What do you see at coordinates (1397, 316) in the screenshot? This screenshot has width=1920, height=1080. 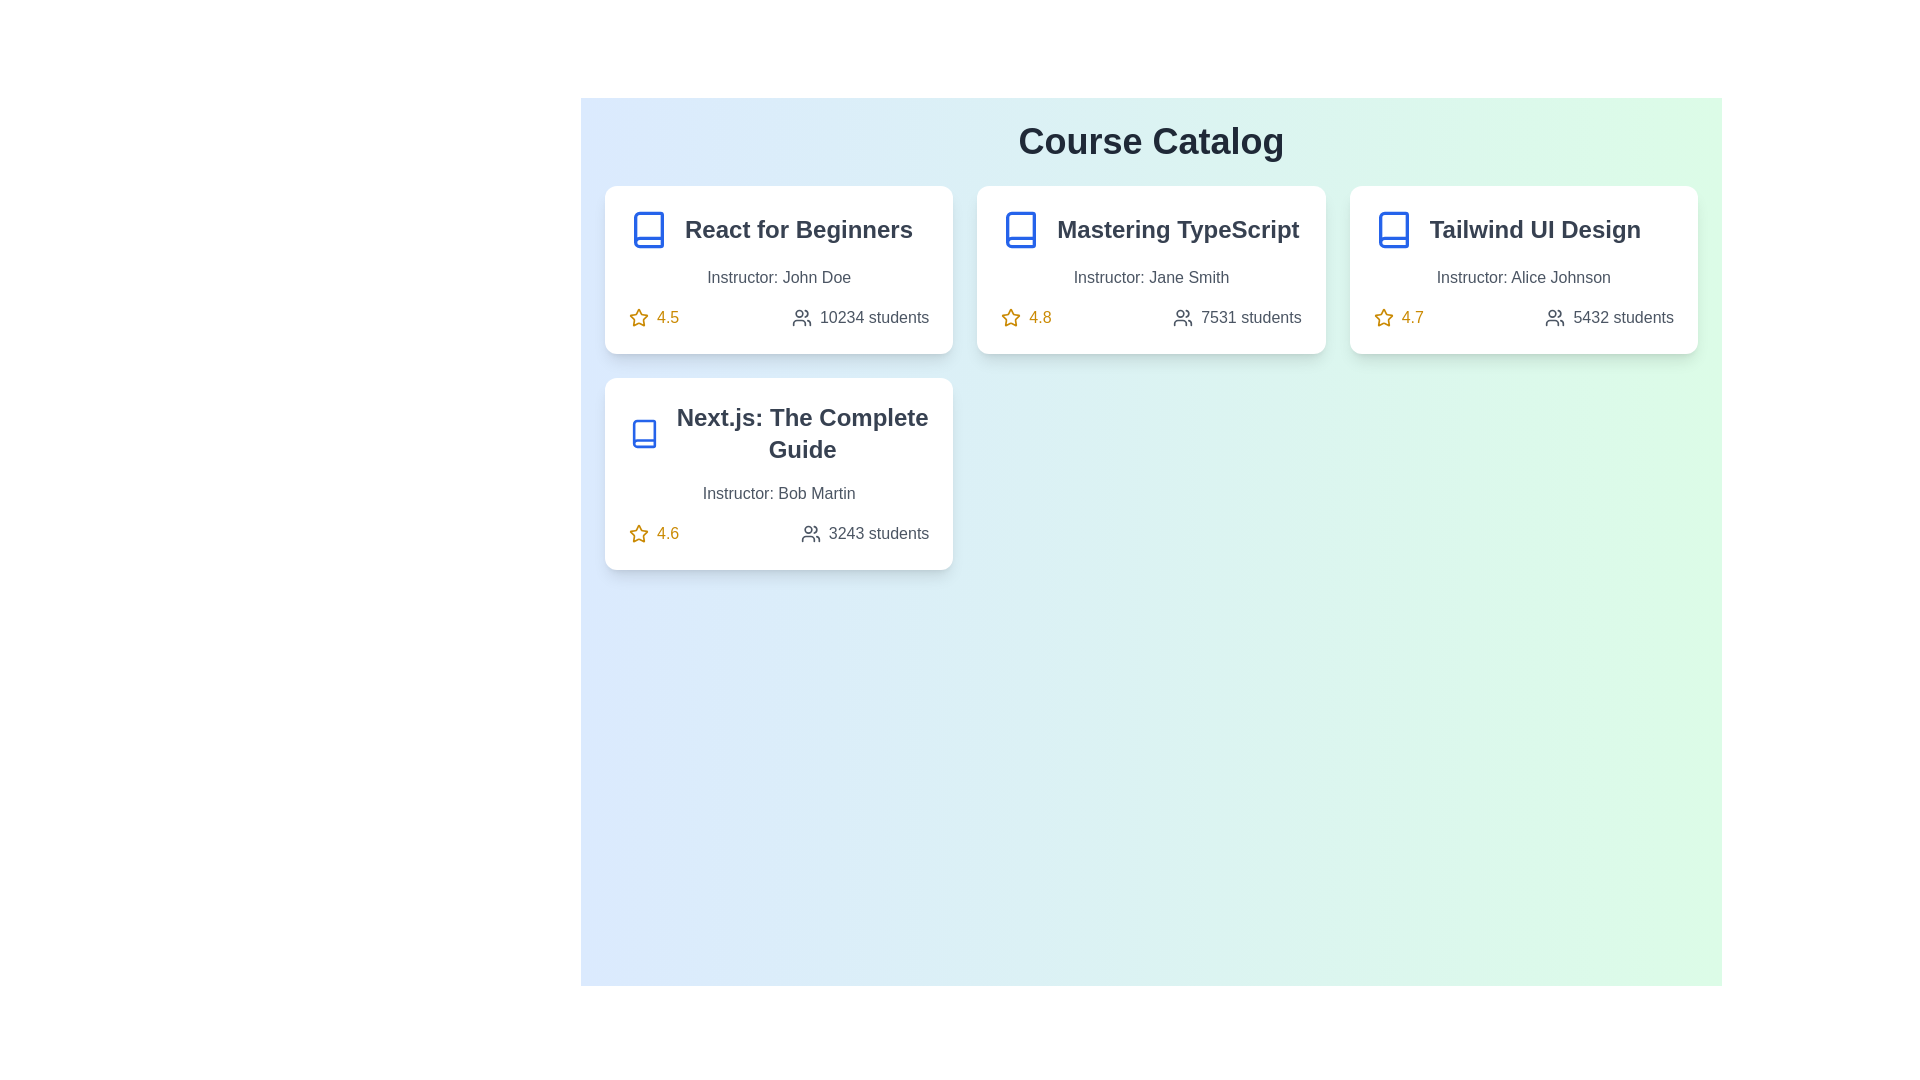 I see `the yellow star icon followed by the rating '4.7' in bold text located in the lower-left corner of the 'Tailwind UI Design' course card` at bounding box center [1397, 316].